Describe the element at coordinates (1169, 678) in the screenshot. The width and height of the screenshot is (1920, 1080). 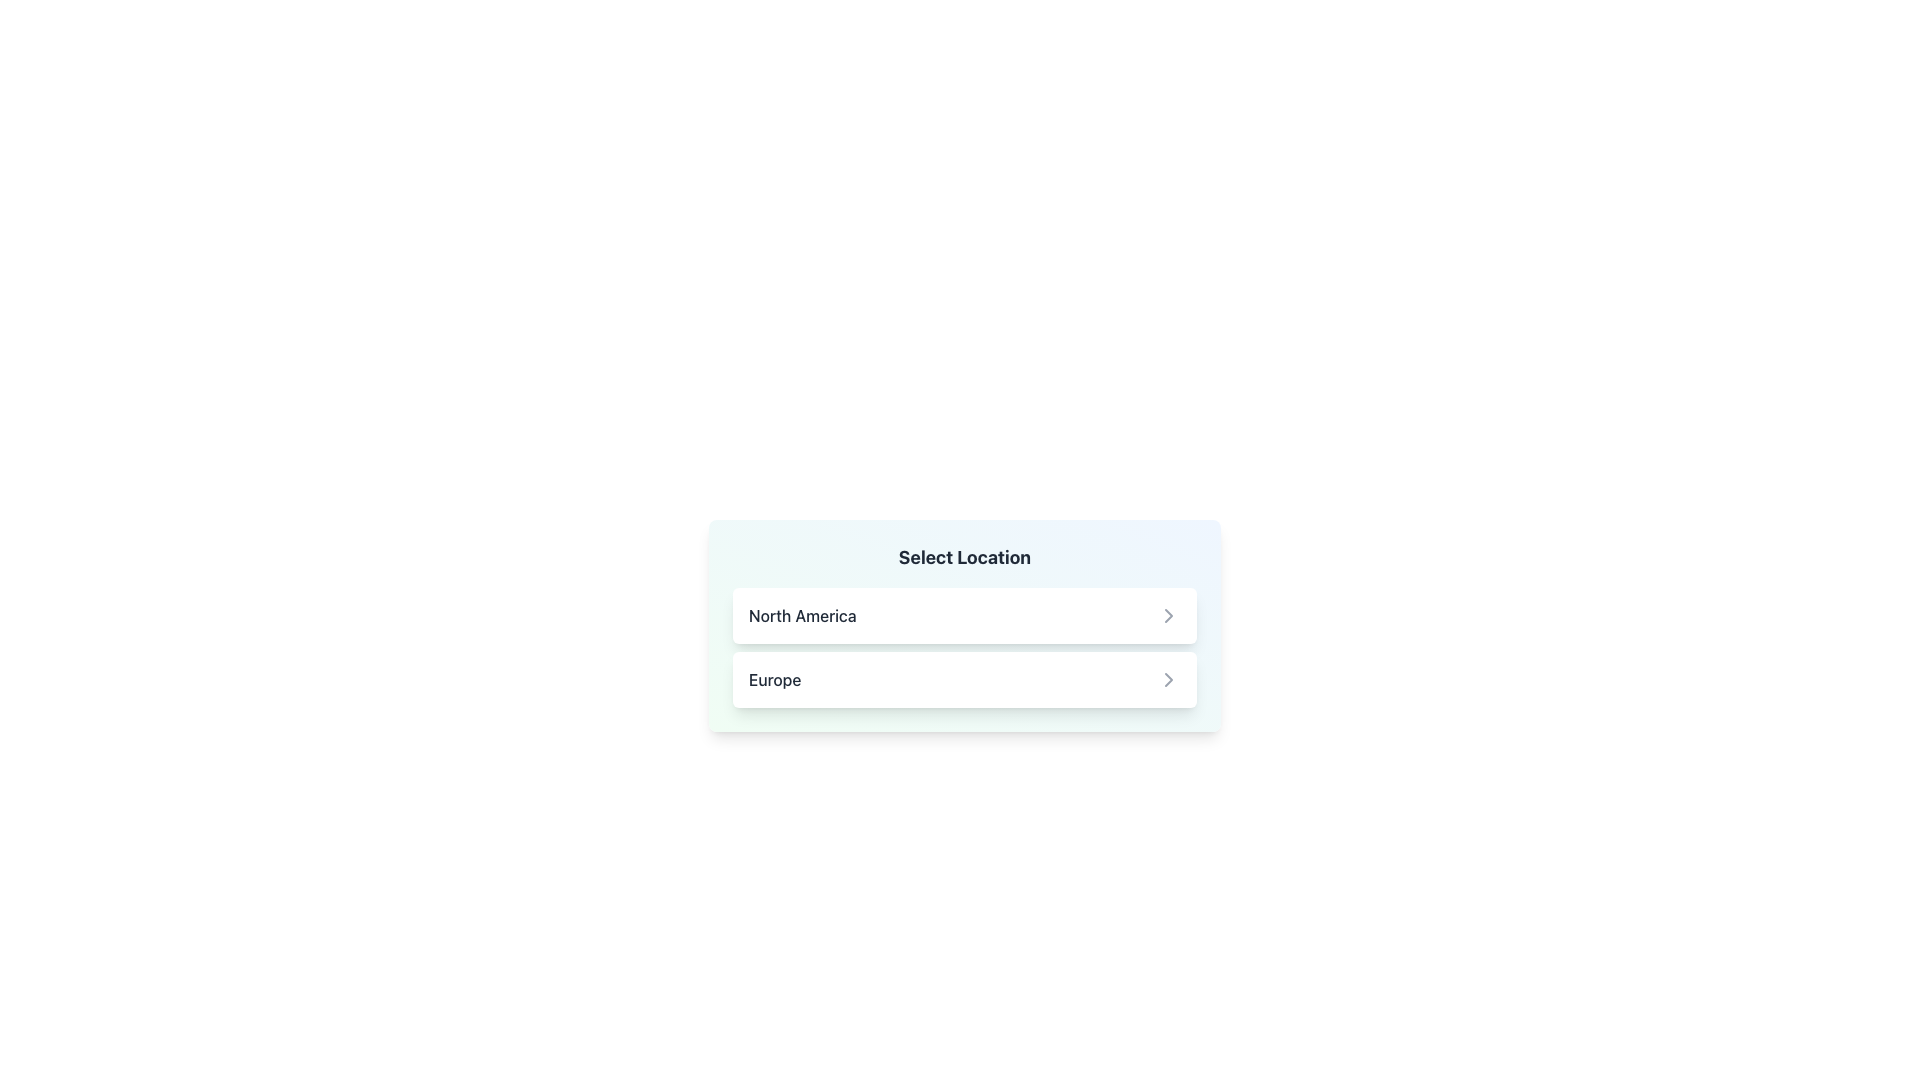
I see `the right-facing chevron icon styled in light gray, located next to the 'Europe' text in the menu item` at that location.